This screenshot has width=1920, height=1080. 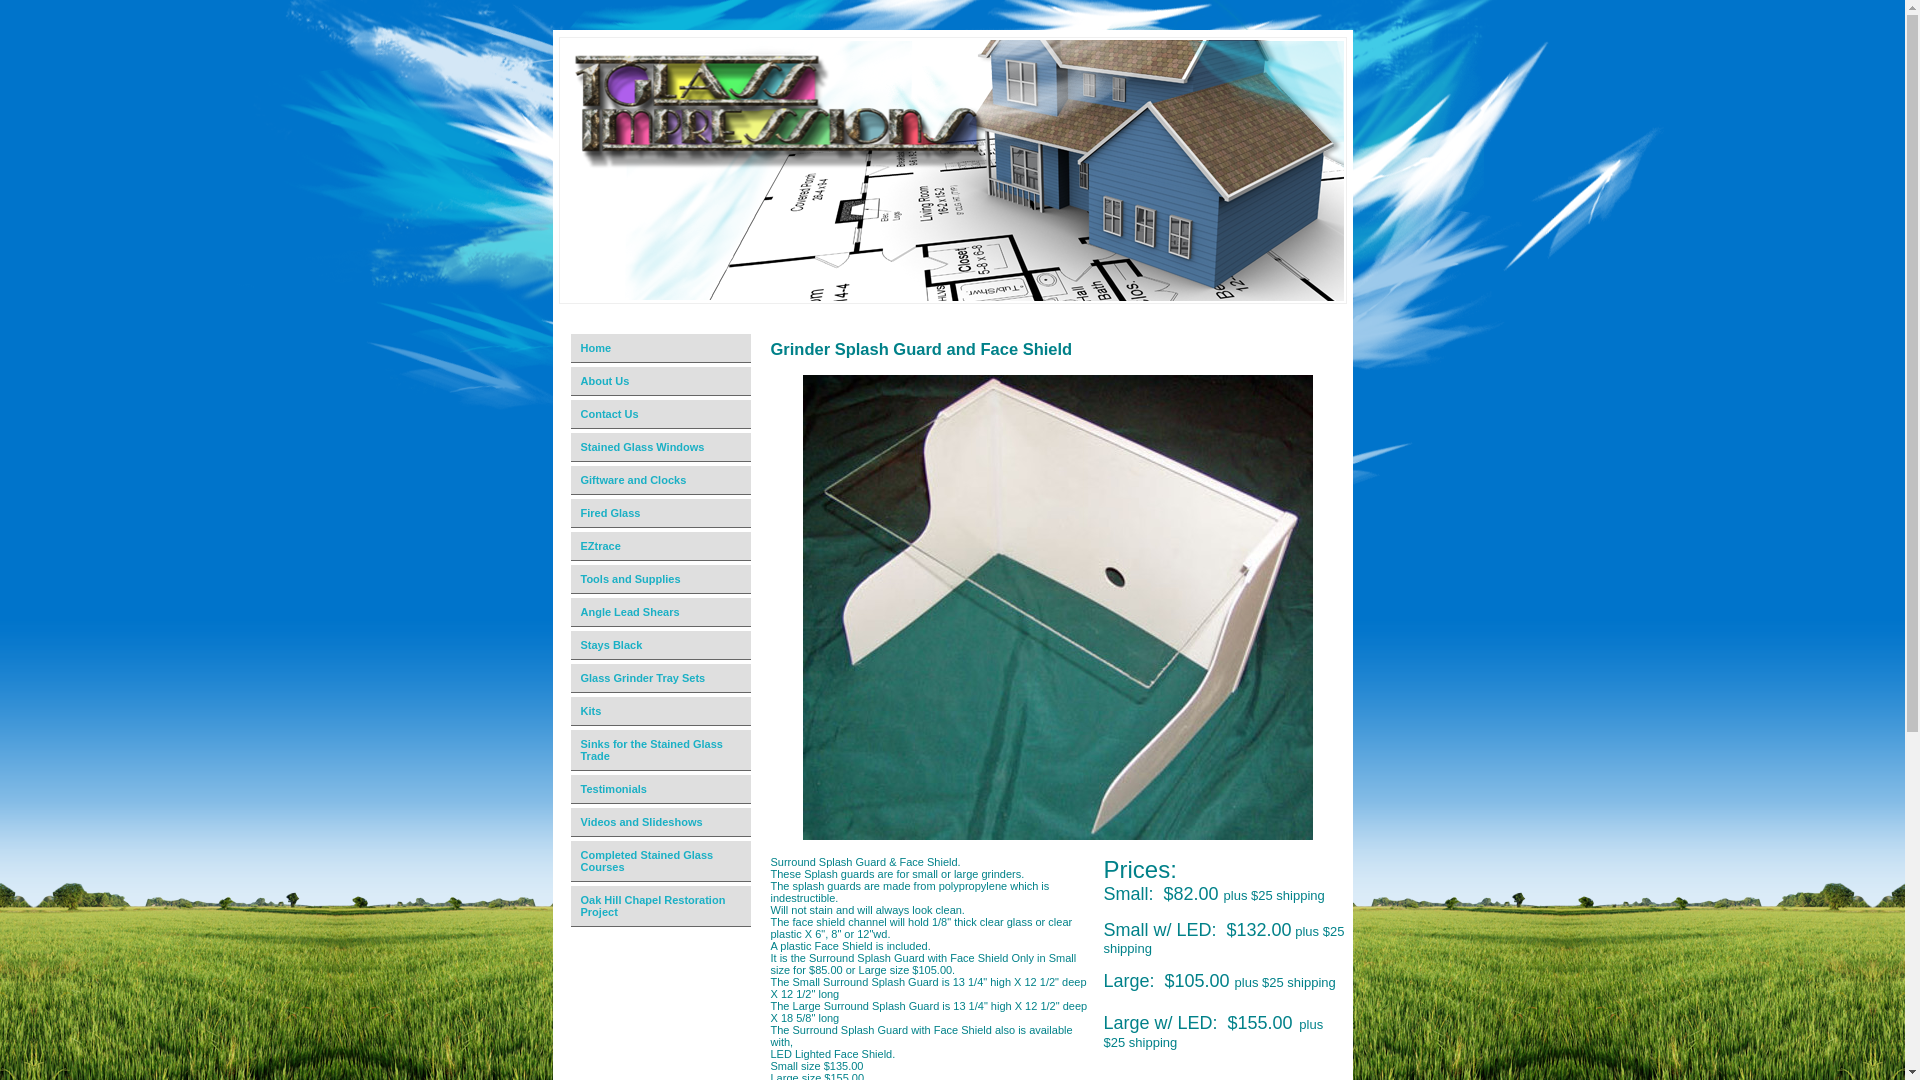 I want to click on 'Giftware and Clocks', so click(x=560, y=480).